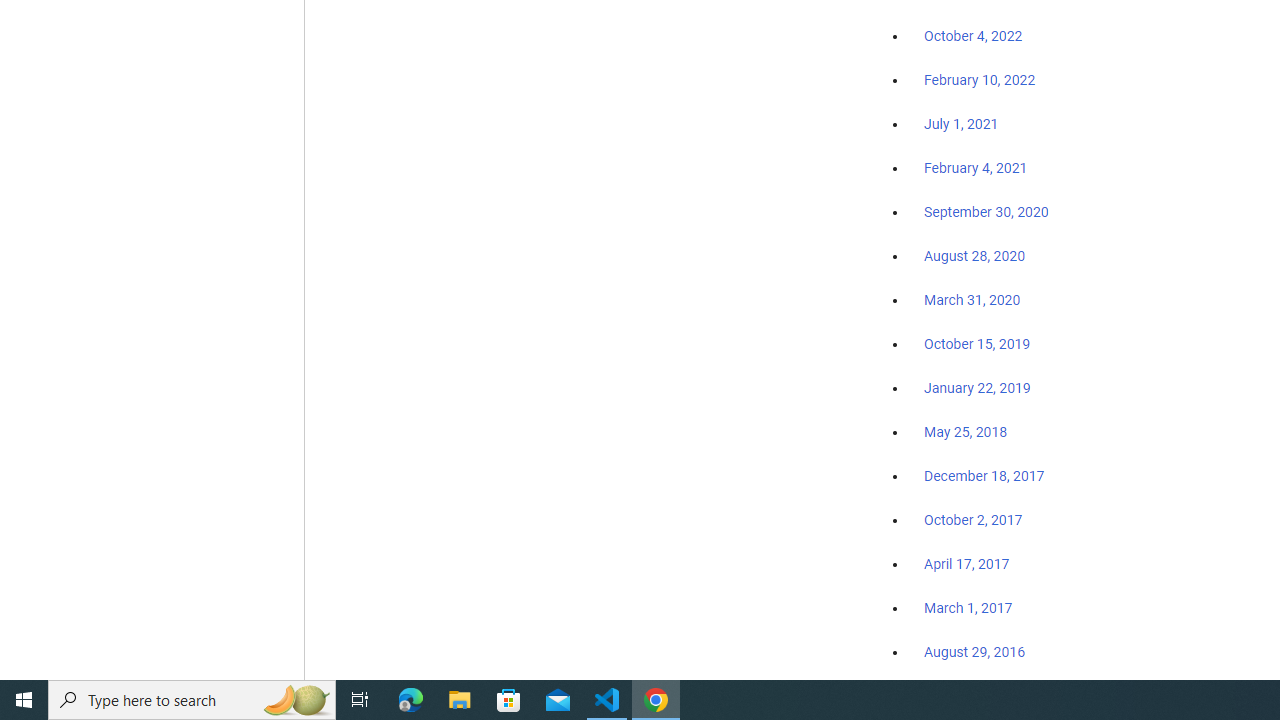 The image size is (1280, 720). I want to click on 'August 28, 2020', so click(974, 255).